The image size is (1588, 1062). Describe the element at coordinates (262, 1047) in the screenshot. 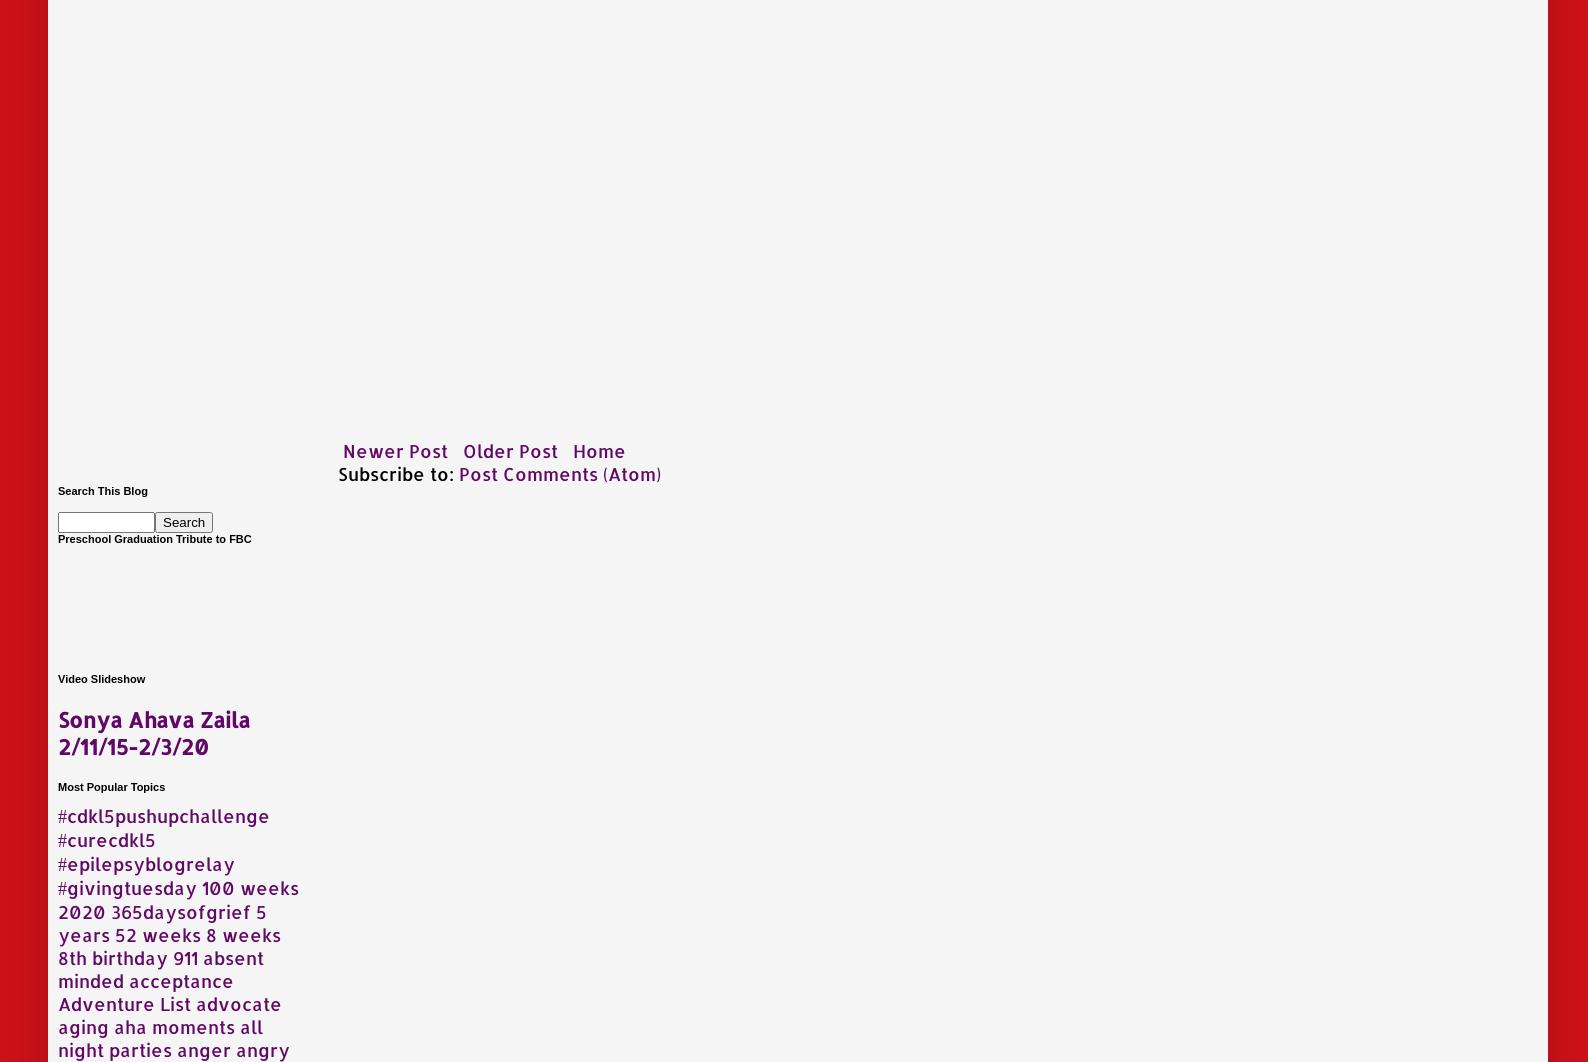

I see `'angry'` at that location.